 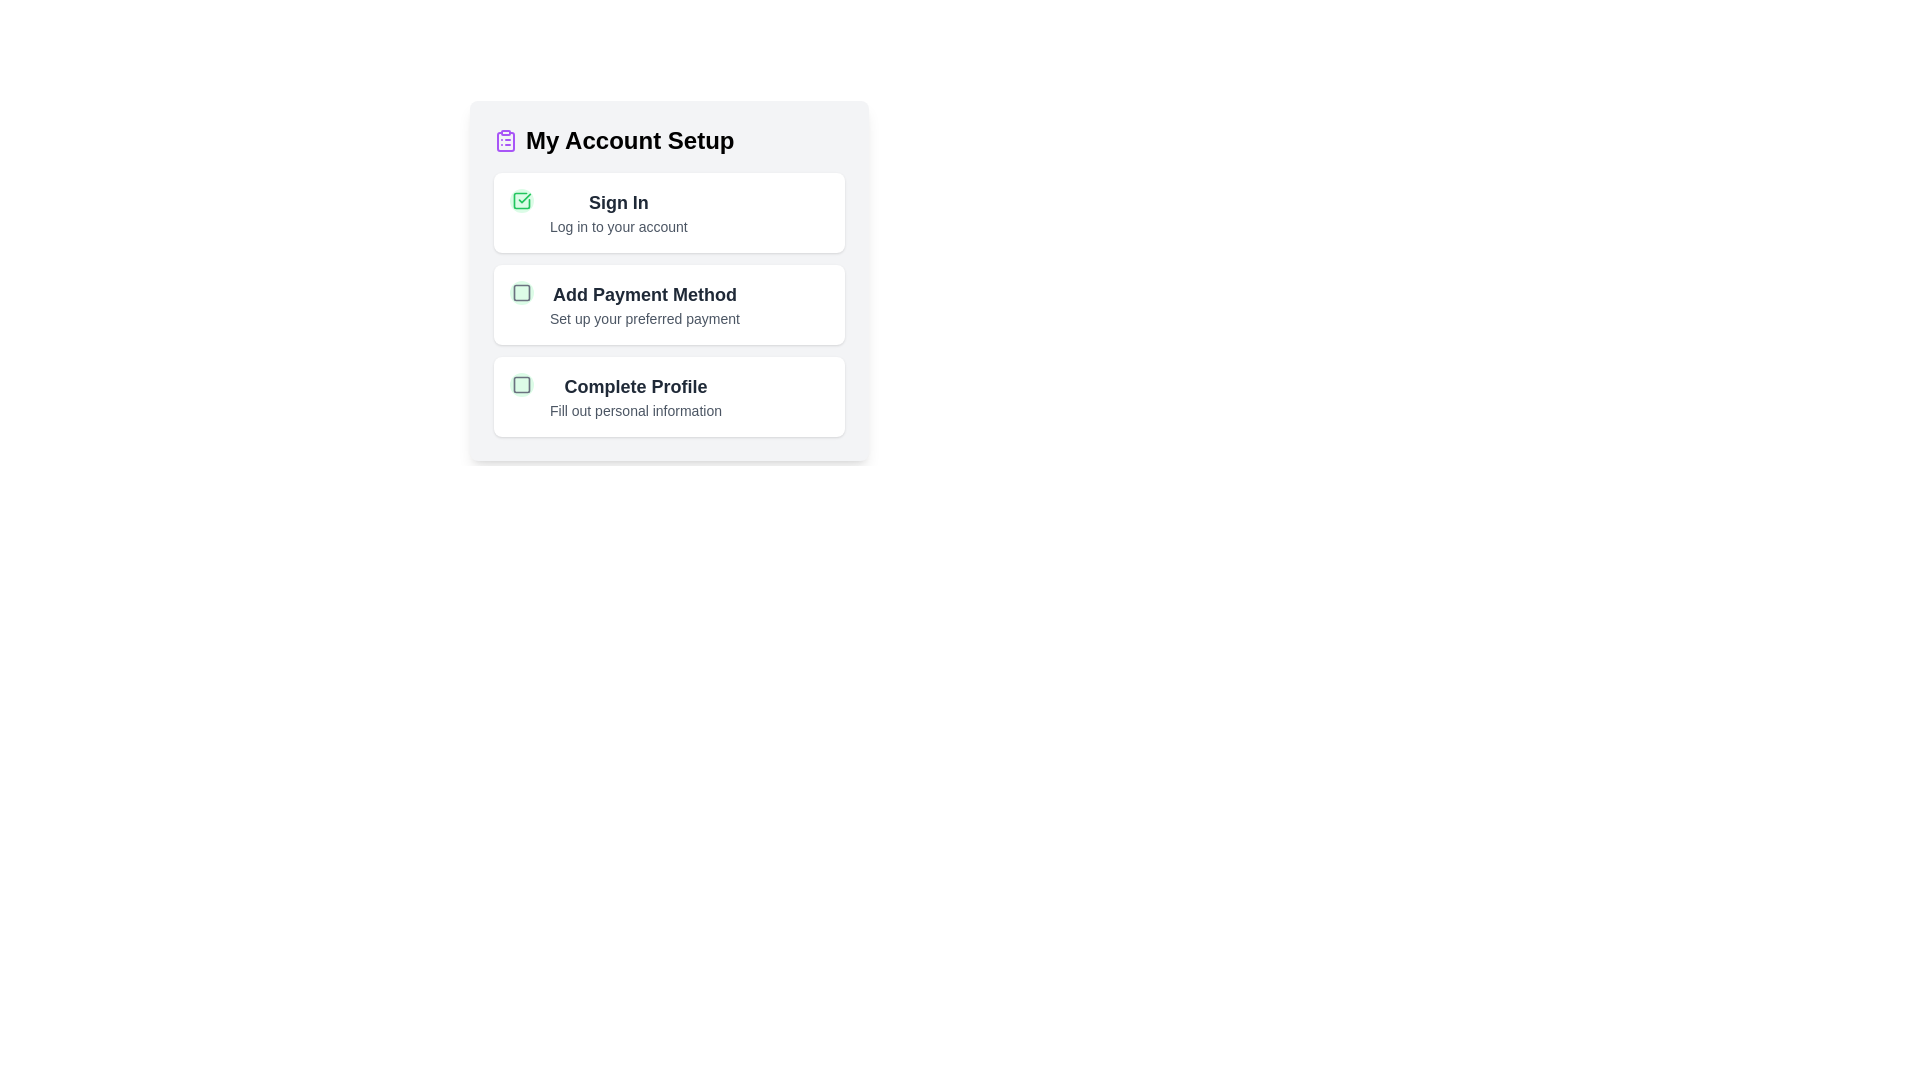 What do you see at coordinates (669, 212) in the screenshot?
I see `the task titled 'Sign In' to view its hover effect` at bounding box center [669, 212].